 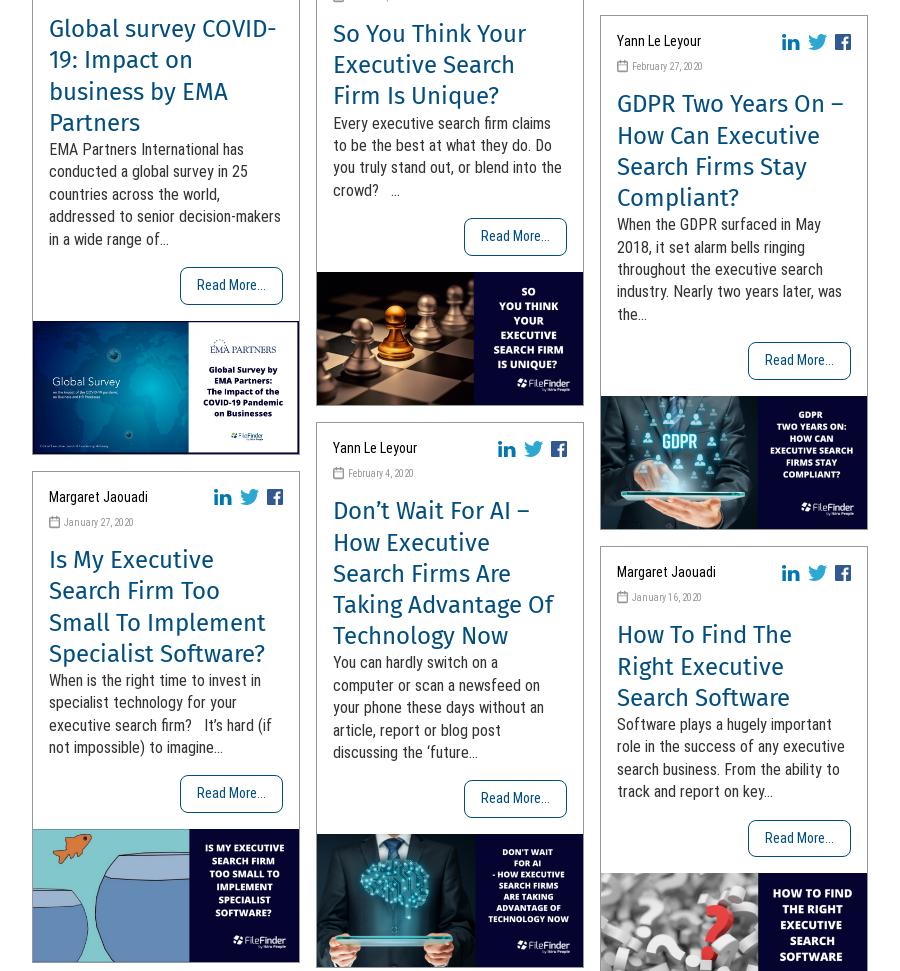 What do you see at coordinates (447, 156) in the screenshot?
I see `'Every executive search firm claims to be the best at what they do. Do you truly stand out, or blend into the crowd?   ...'` at bounding box center [447, 156].